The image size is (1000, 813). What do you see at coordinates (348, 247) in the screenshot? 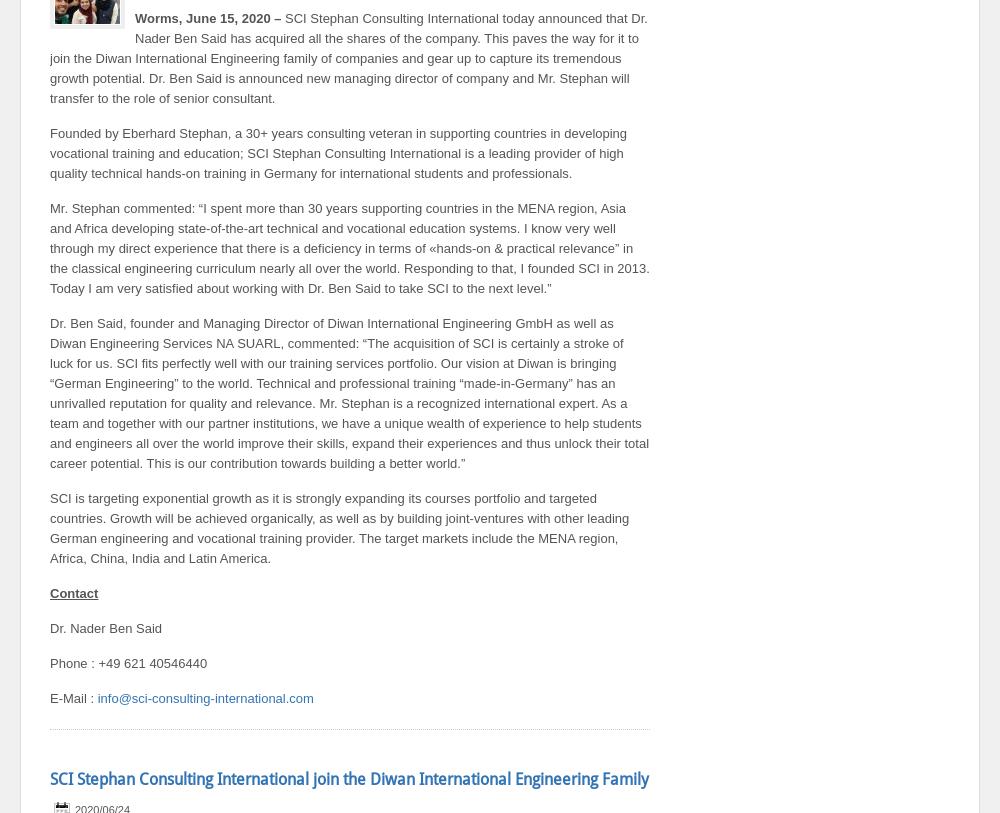
I see `'Mr. Stephan commented: “I spent more than 30 years supporting countries in the MENA region, Asia and Africa developing state-of-the-art technical and vocational education systems. I know very well through my direct experience that there is a deficiency in terms of «hands-on & practical relevance” in the classical engineering curriculum nearly all over the world. Responding to that, I founded SCI in 2013. Today I am very satisfied about working with Dr. Ben Said to take SCI to the next level.”'` at bounding box center [348, 247].